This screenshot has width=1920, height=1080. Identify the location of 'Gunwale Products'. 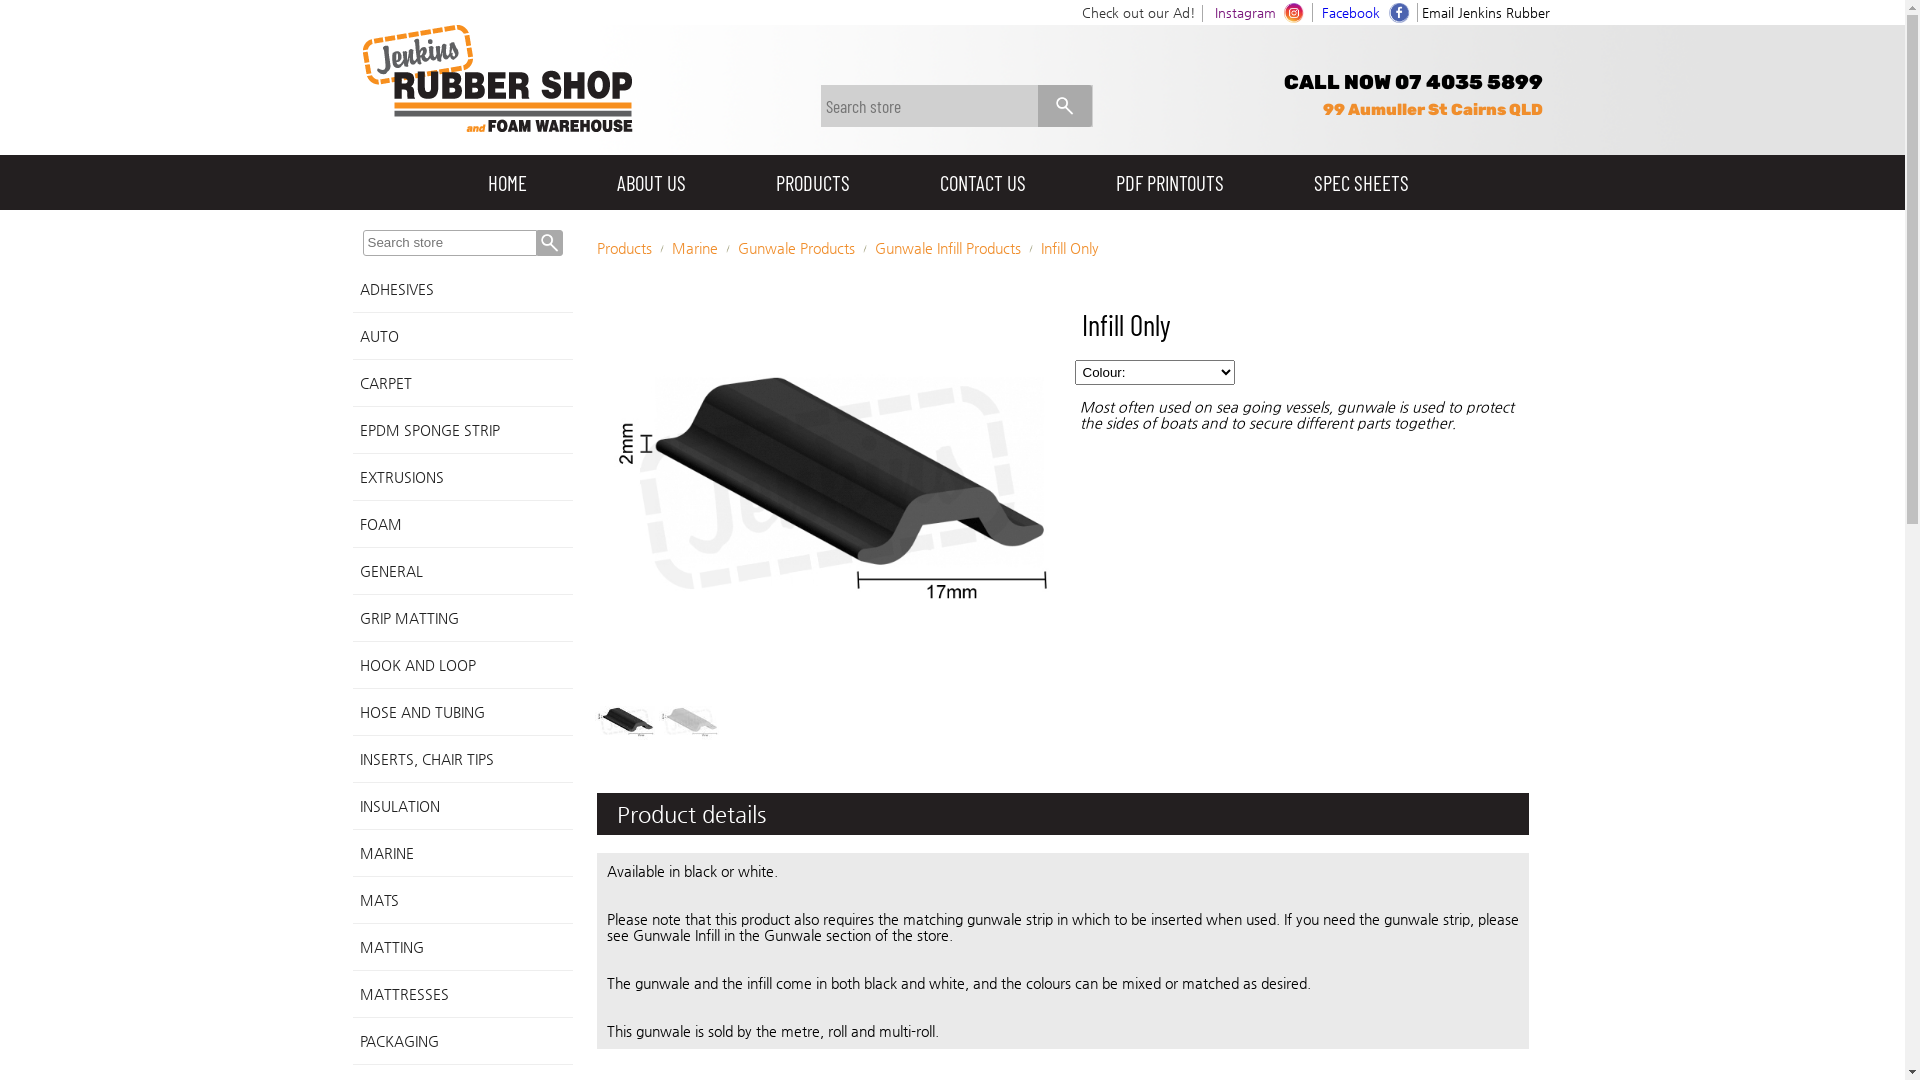
(795, 246).